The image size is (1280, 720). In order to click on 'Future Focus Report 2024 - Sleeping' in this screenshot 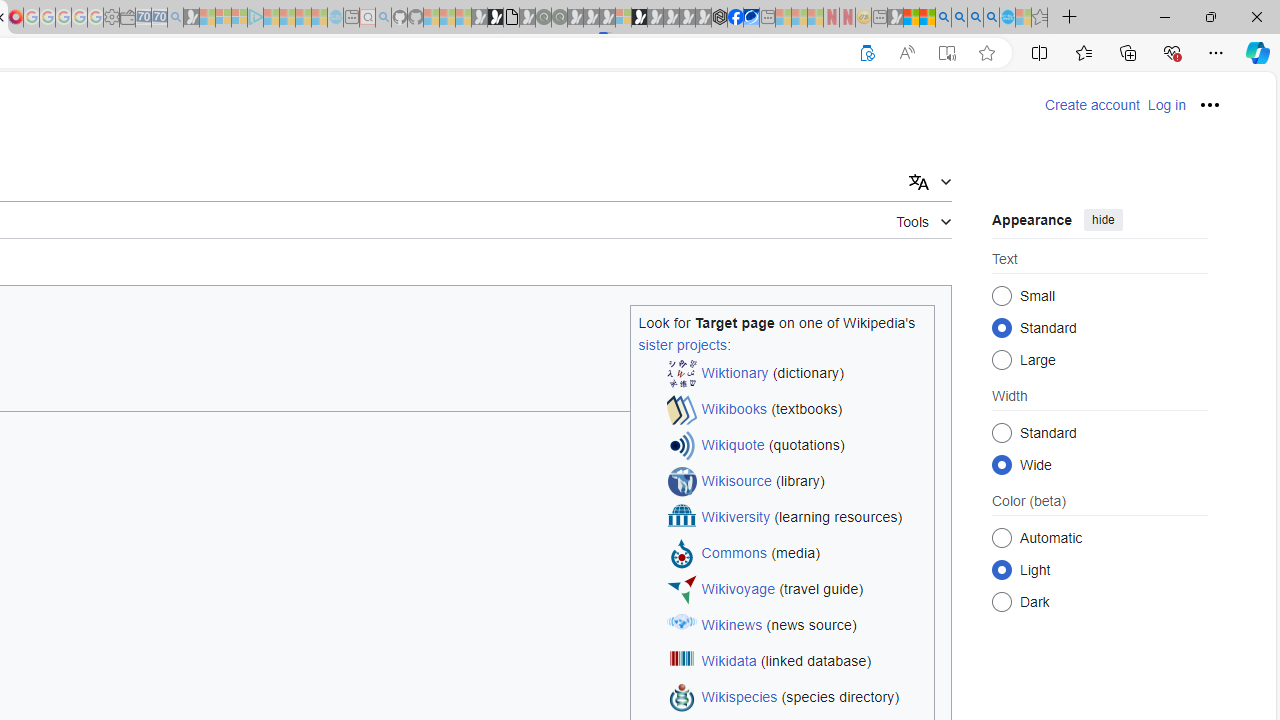, I will do `click(559, 17)`.